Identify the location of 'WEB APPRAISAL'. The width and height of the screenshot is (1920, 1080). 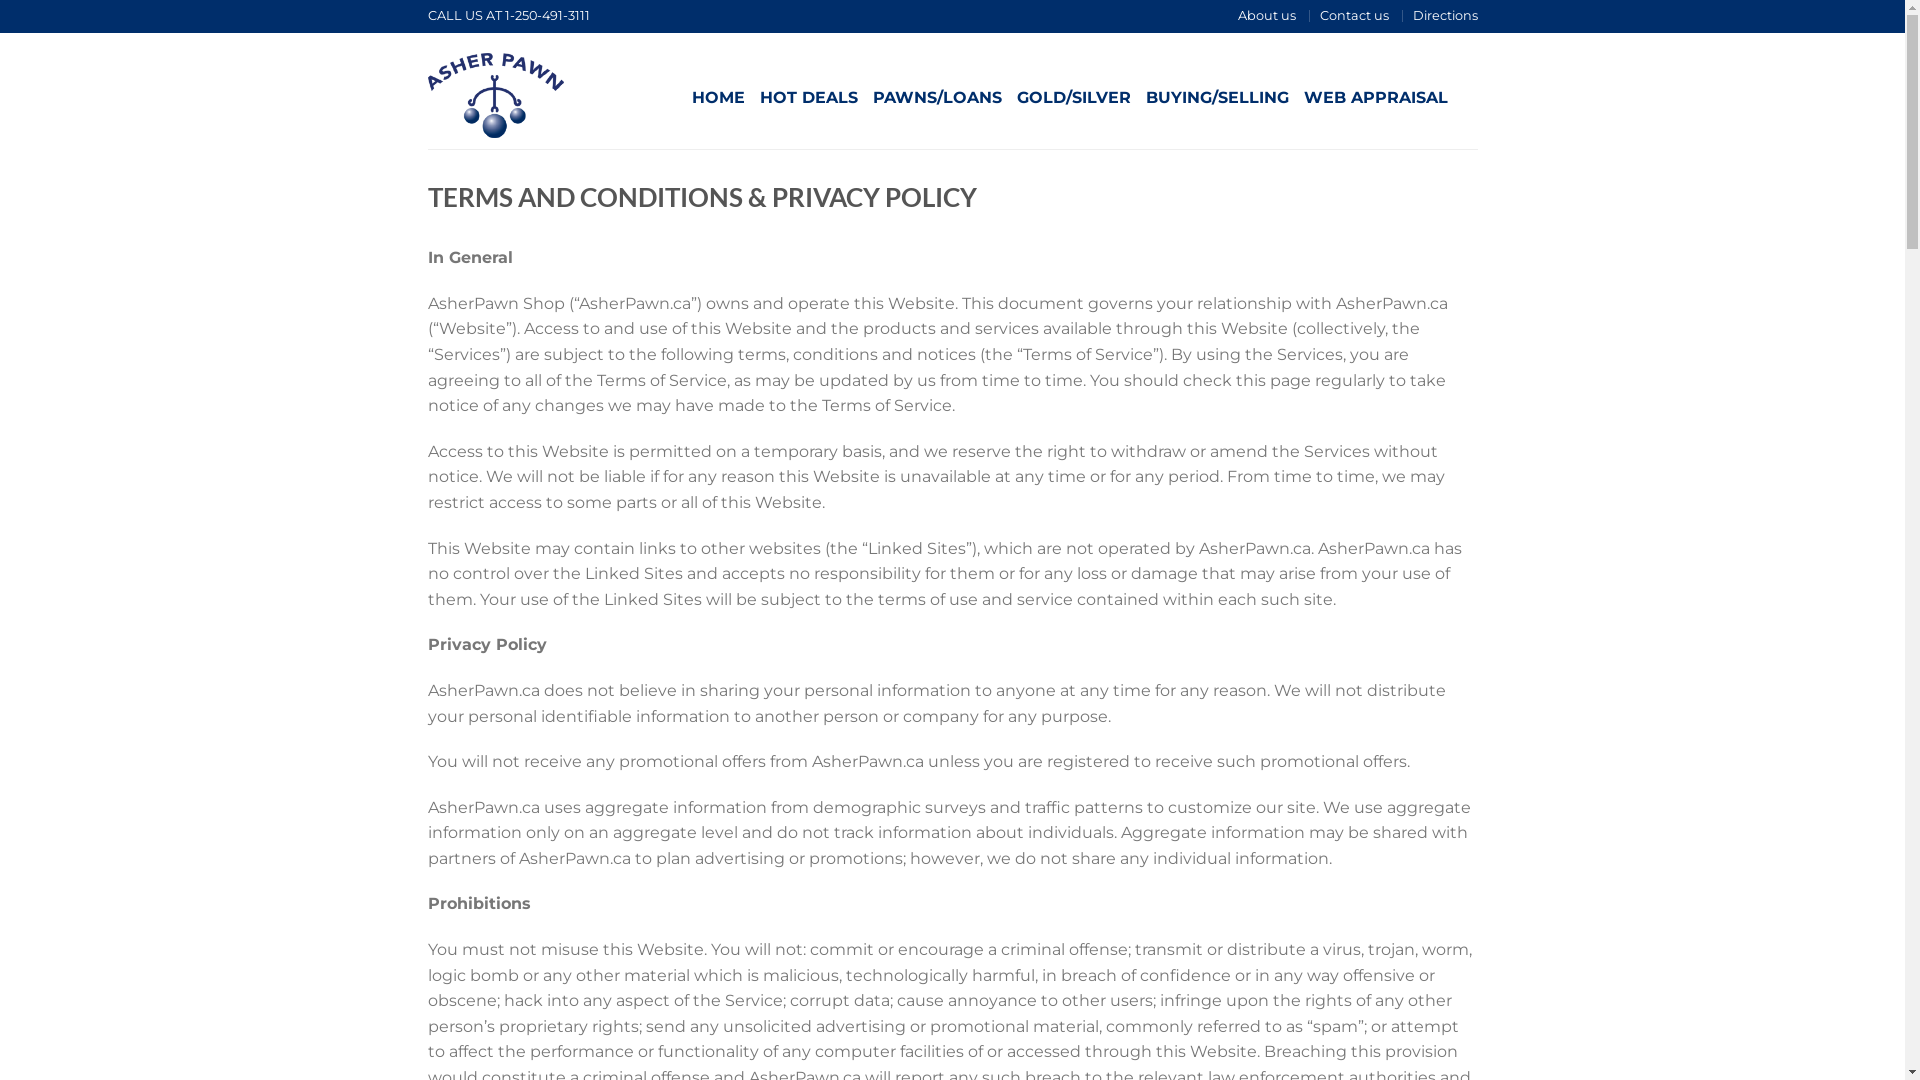
(1375, 97).